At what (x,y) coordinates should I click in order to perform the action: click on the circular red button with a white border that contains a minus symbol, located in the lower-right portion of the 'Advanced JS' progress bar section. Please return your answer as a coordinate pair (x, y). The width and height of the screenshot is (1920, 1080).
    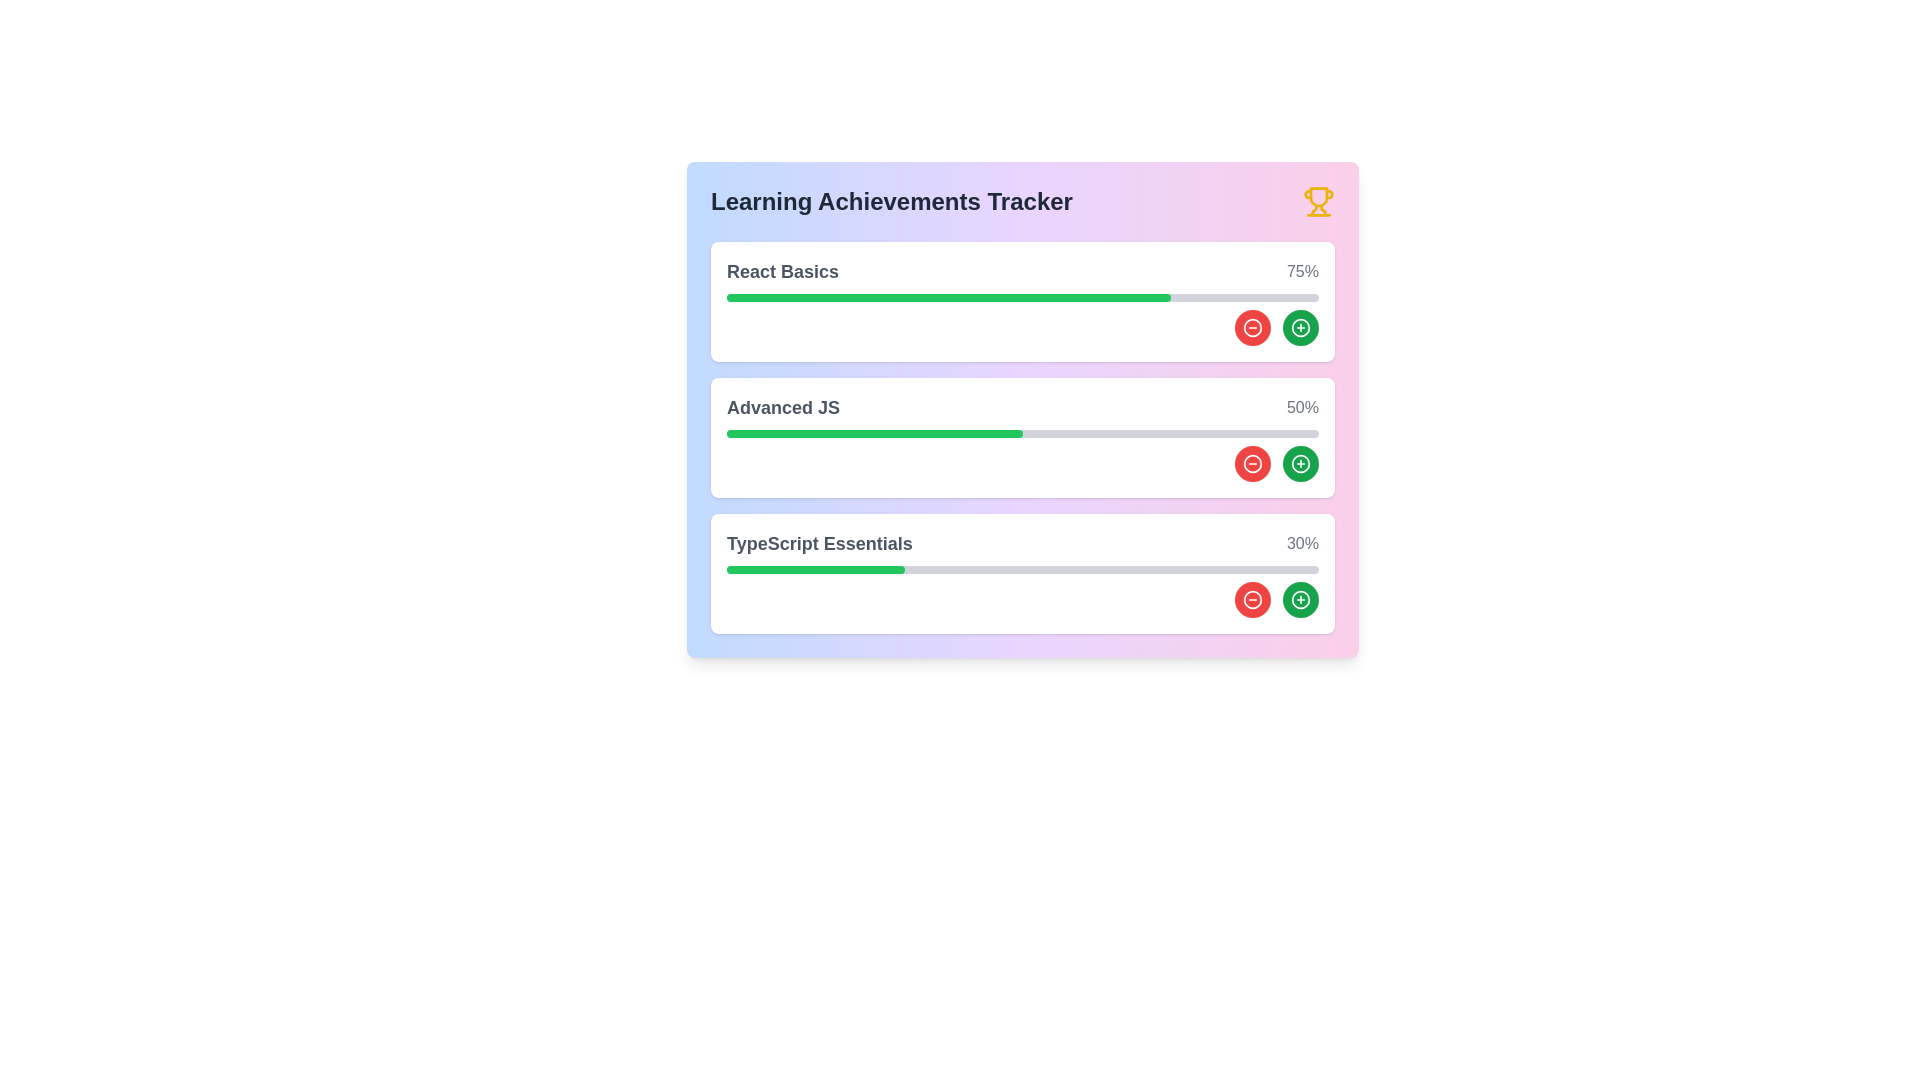
    Looking at the image, I should click on (1251, 463).